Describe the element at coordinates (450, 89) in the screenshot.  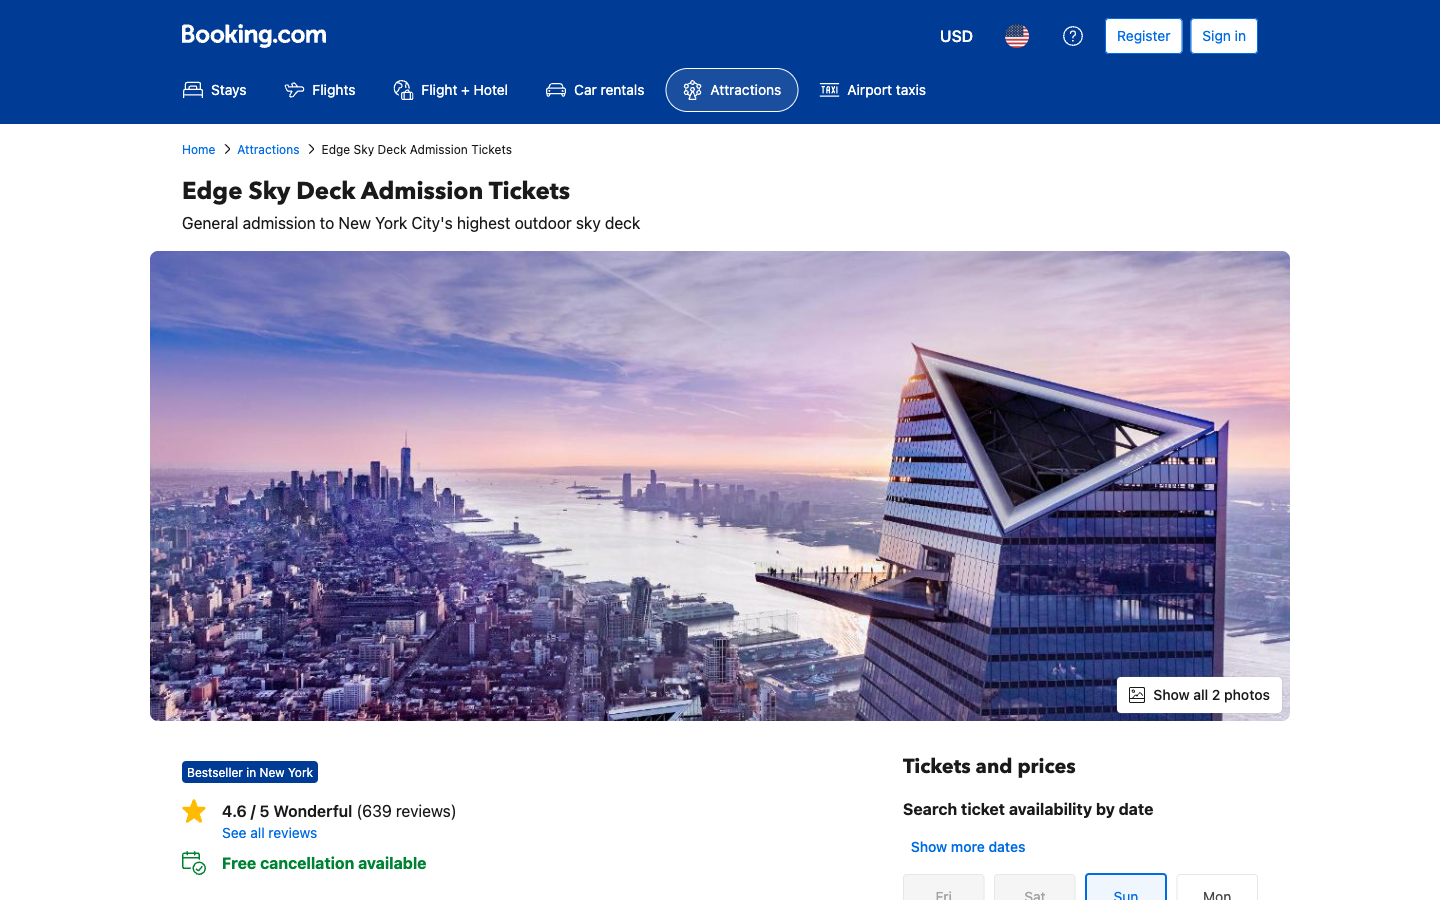
I see `the integrated flights and hotels section` at that location.